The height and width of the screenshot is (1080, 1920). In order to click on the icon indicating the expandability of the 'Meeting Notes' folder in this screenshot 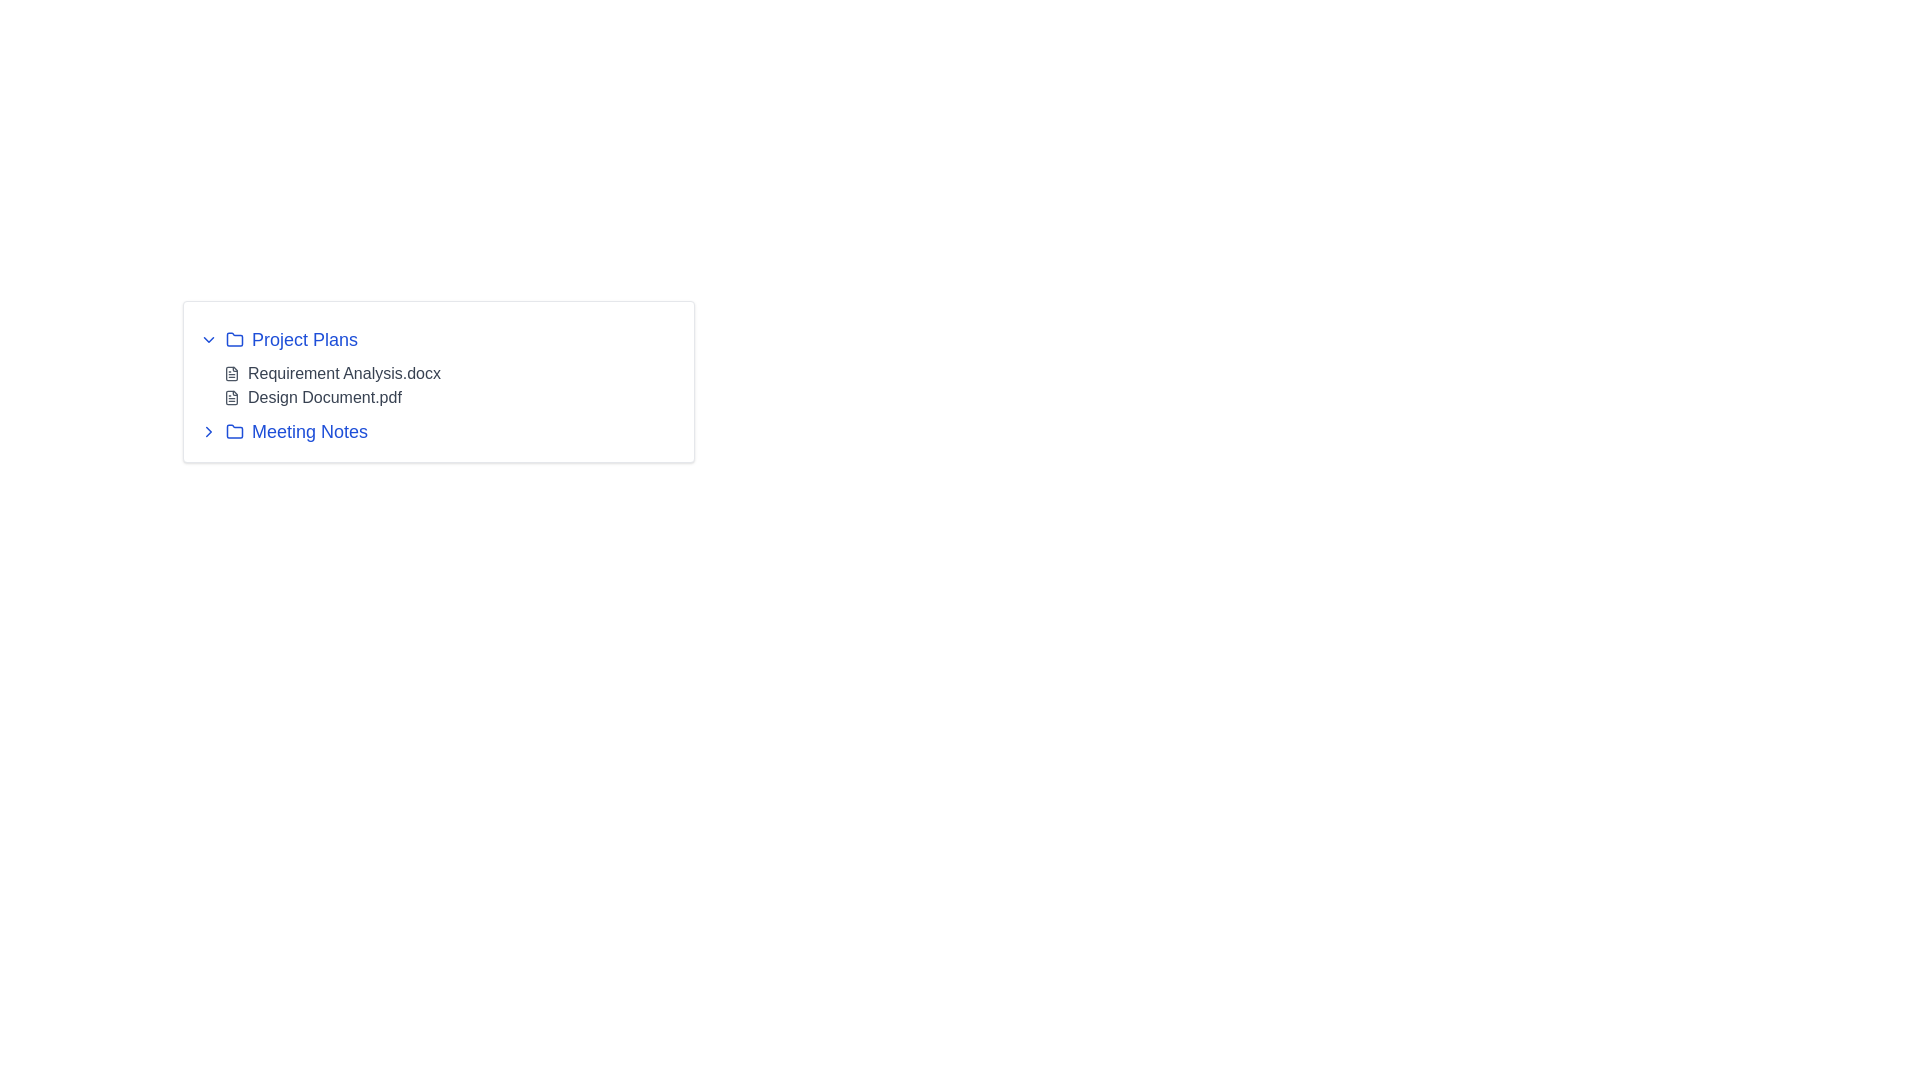, I will do `click(209, 431)`.